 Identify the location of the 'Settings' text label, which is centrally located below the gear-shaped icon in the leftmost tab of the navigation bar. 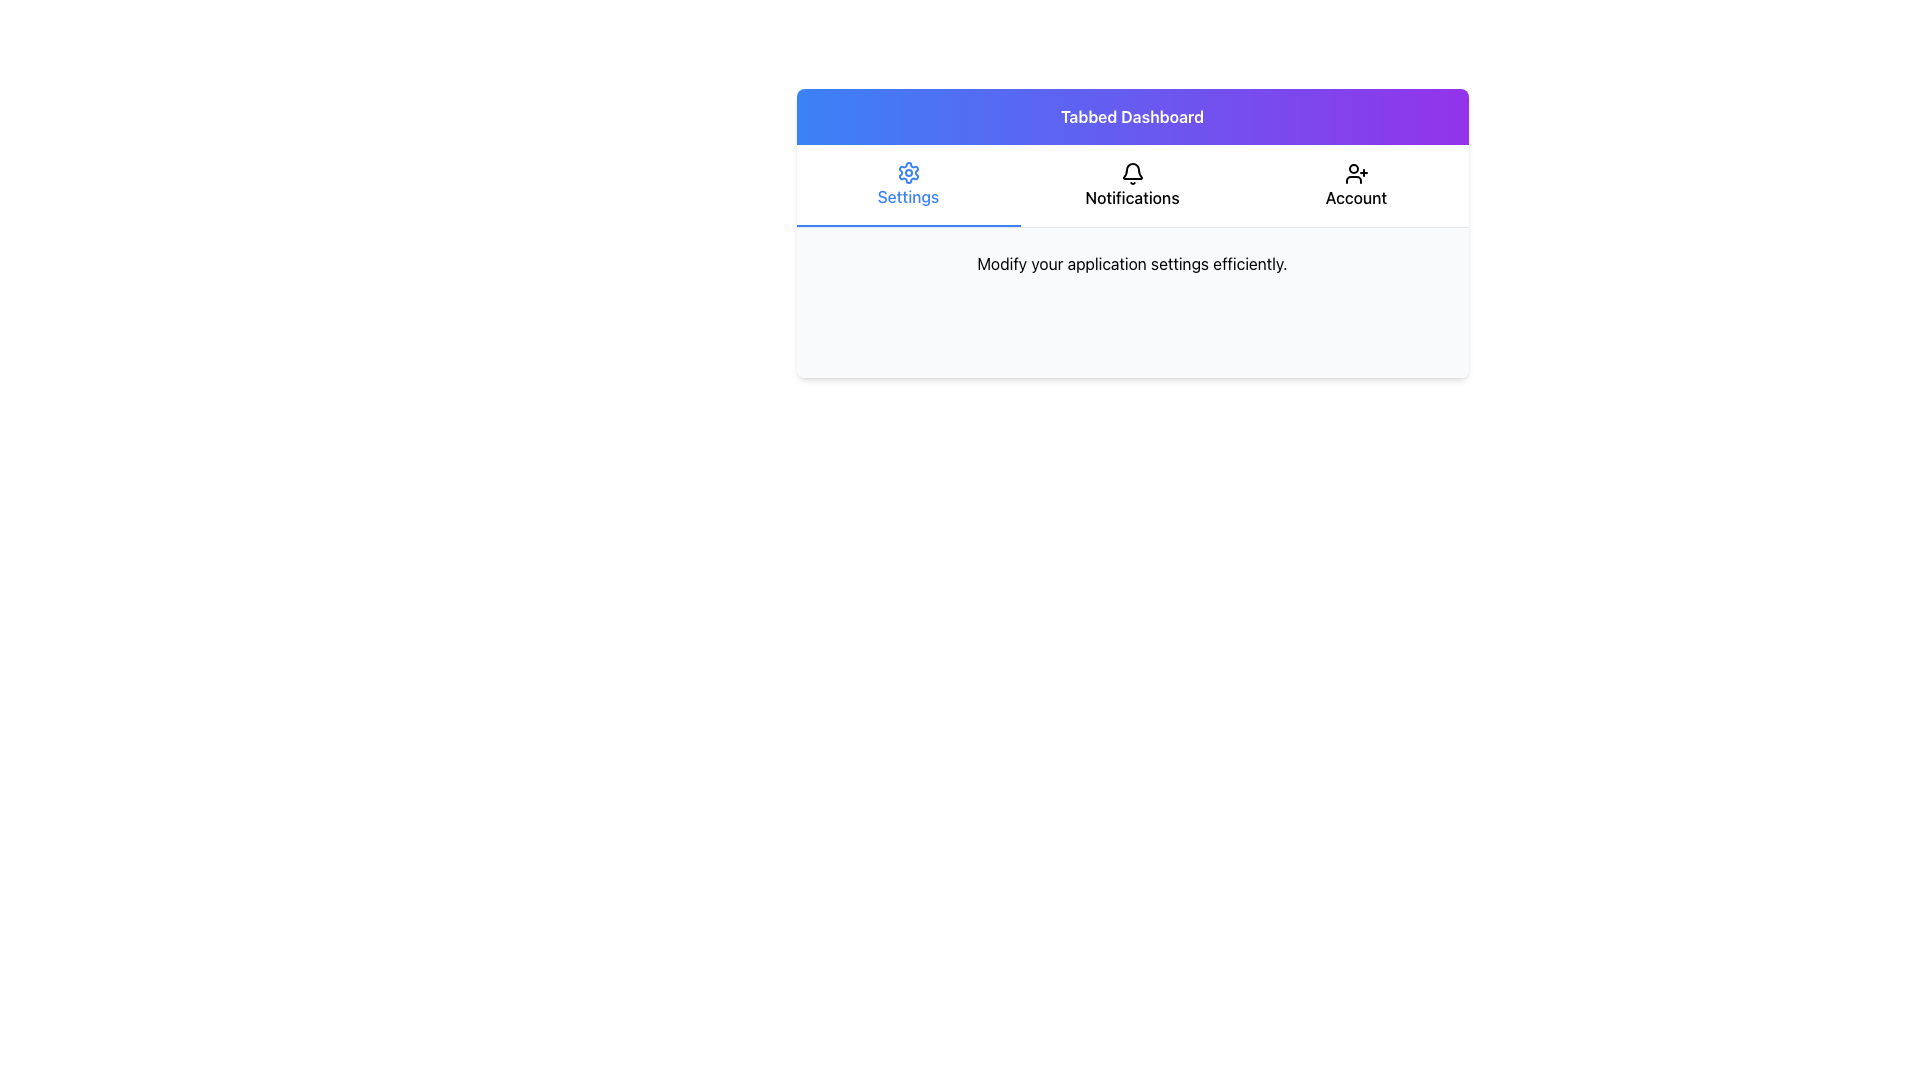
(907, 196).